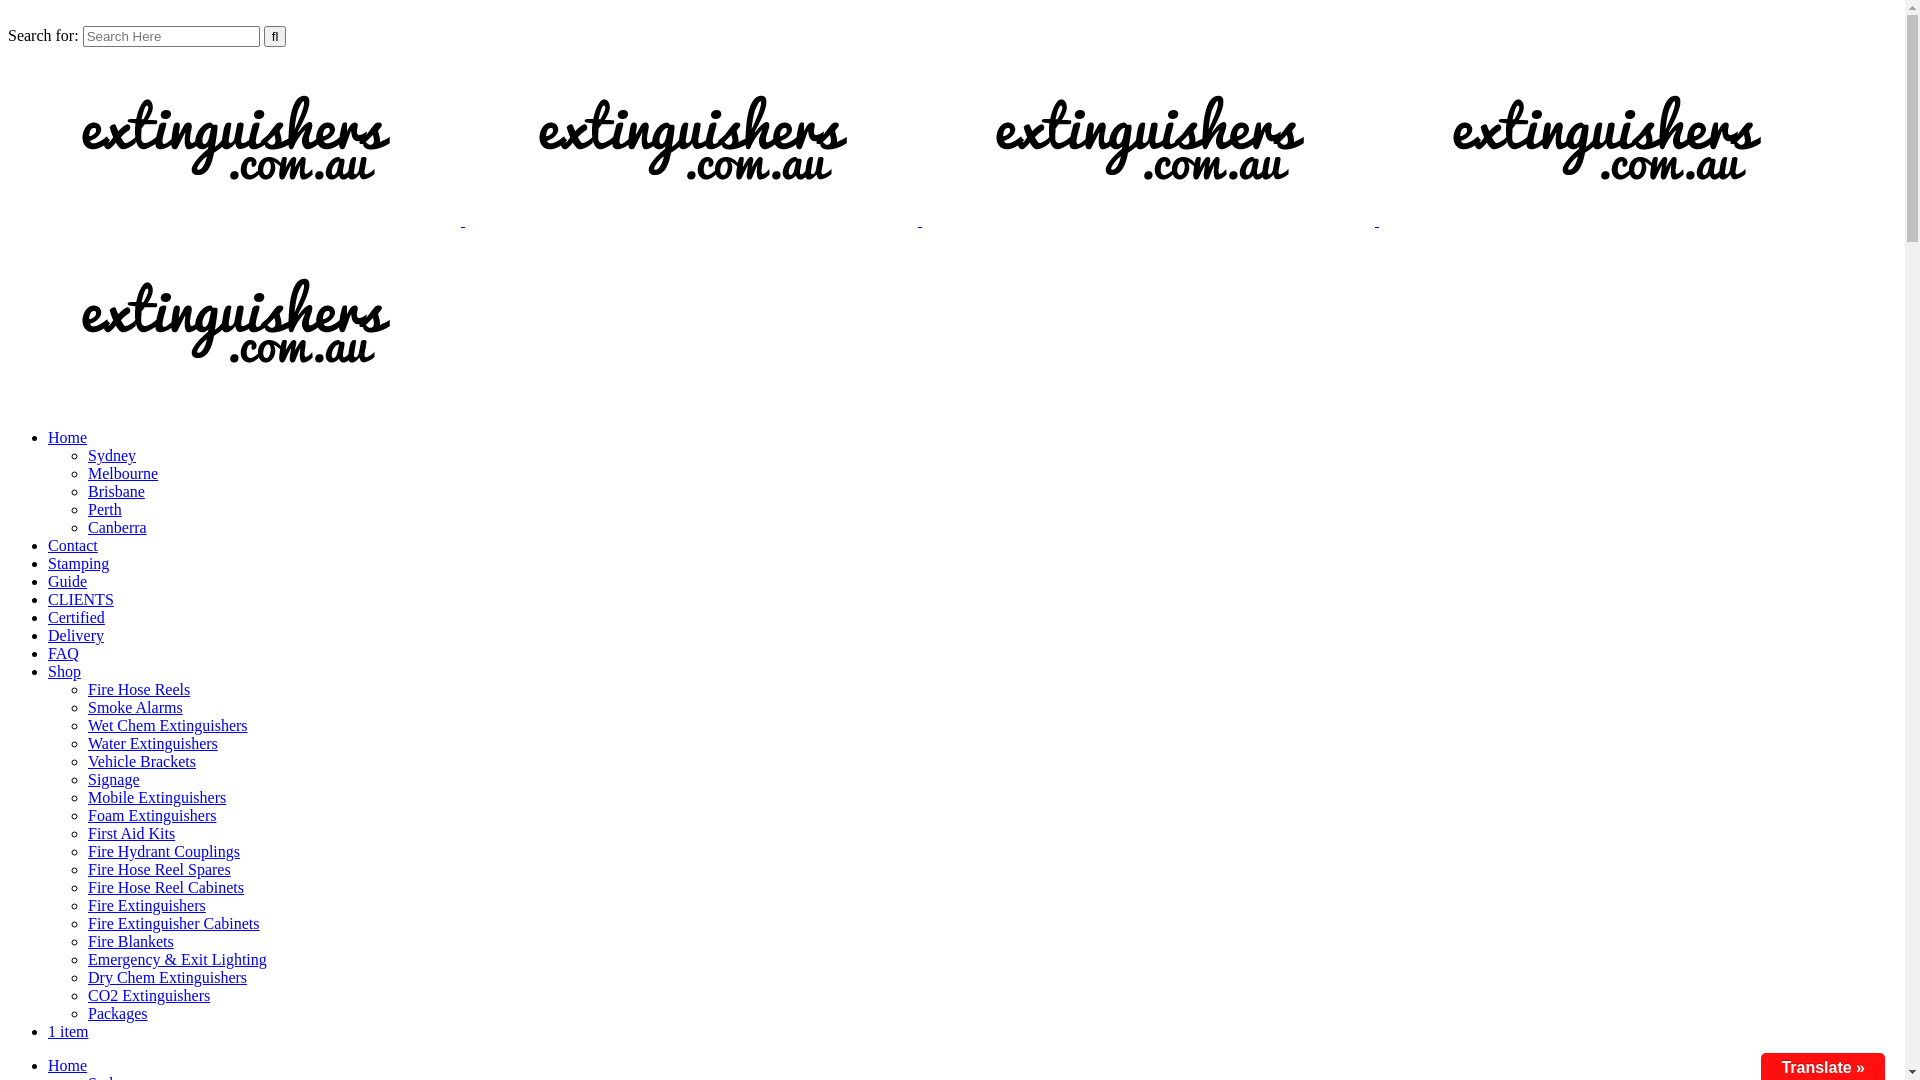 The image size is (1920, 1080). What do you see at coordinates (67, 1031) in the screenshot?
I see `'1 item'` at bounding box center [67, 1031].